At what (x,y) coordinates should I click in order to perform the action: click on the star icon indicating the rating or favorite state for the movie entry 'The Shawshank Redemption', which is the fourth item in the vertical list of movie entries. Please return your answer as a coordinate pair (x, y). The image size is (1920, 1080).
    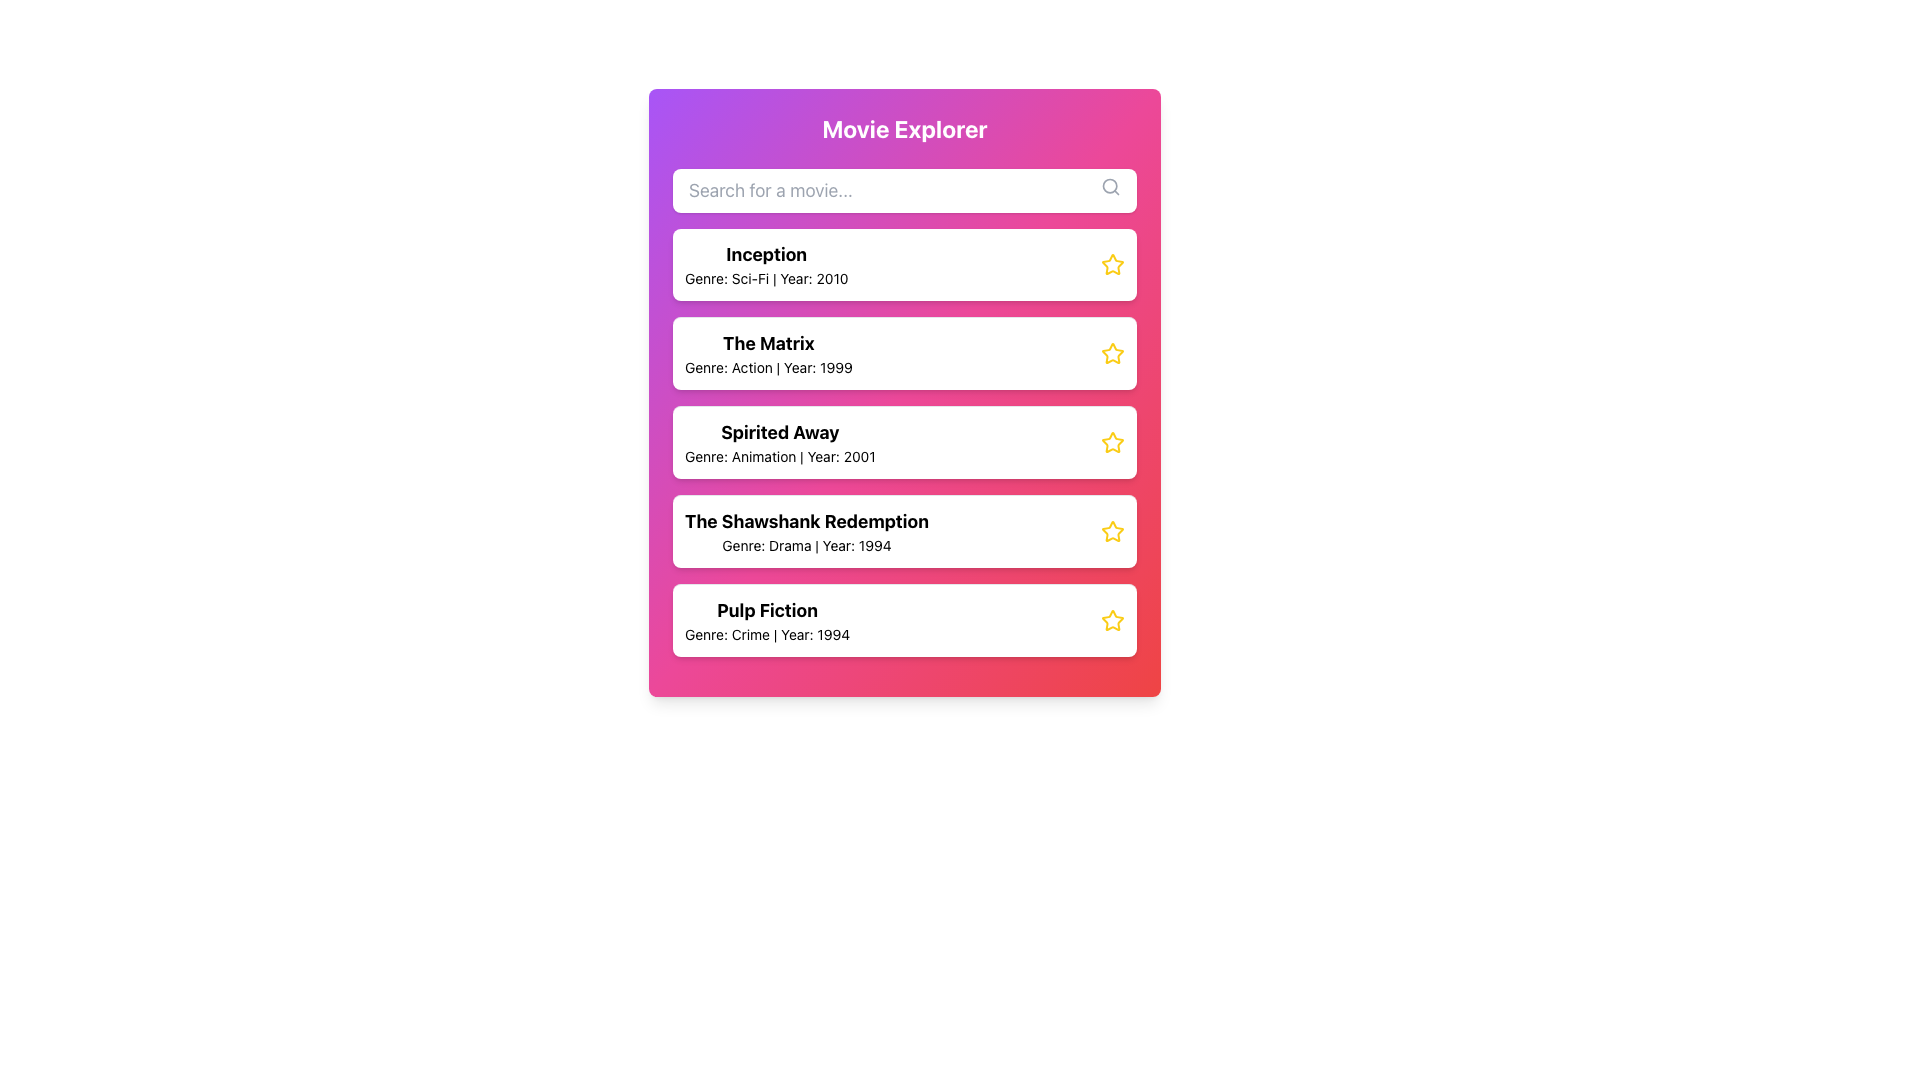
    Looking at the image, I should click on (1112, 530).